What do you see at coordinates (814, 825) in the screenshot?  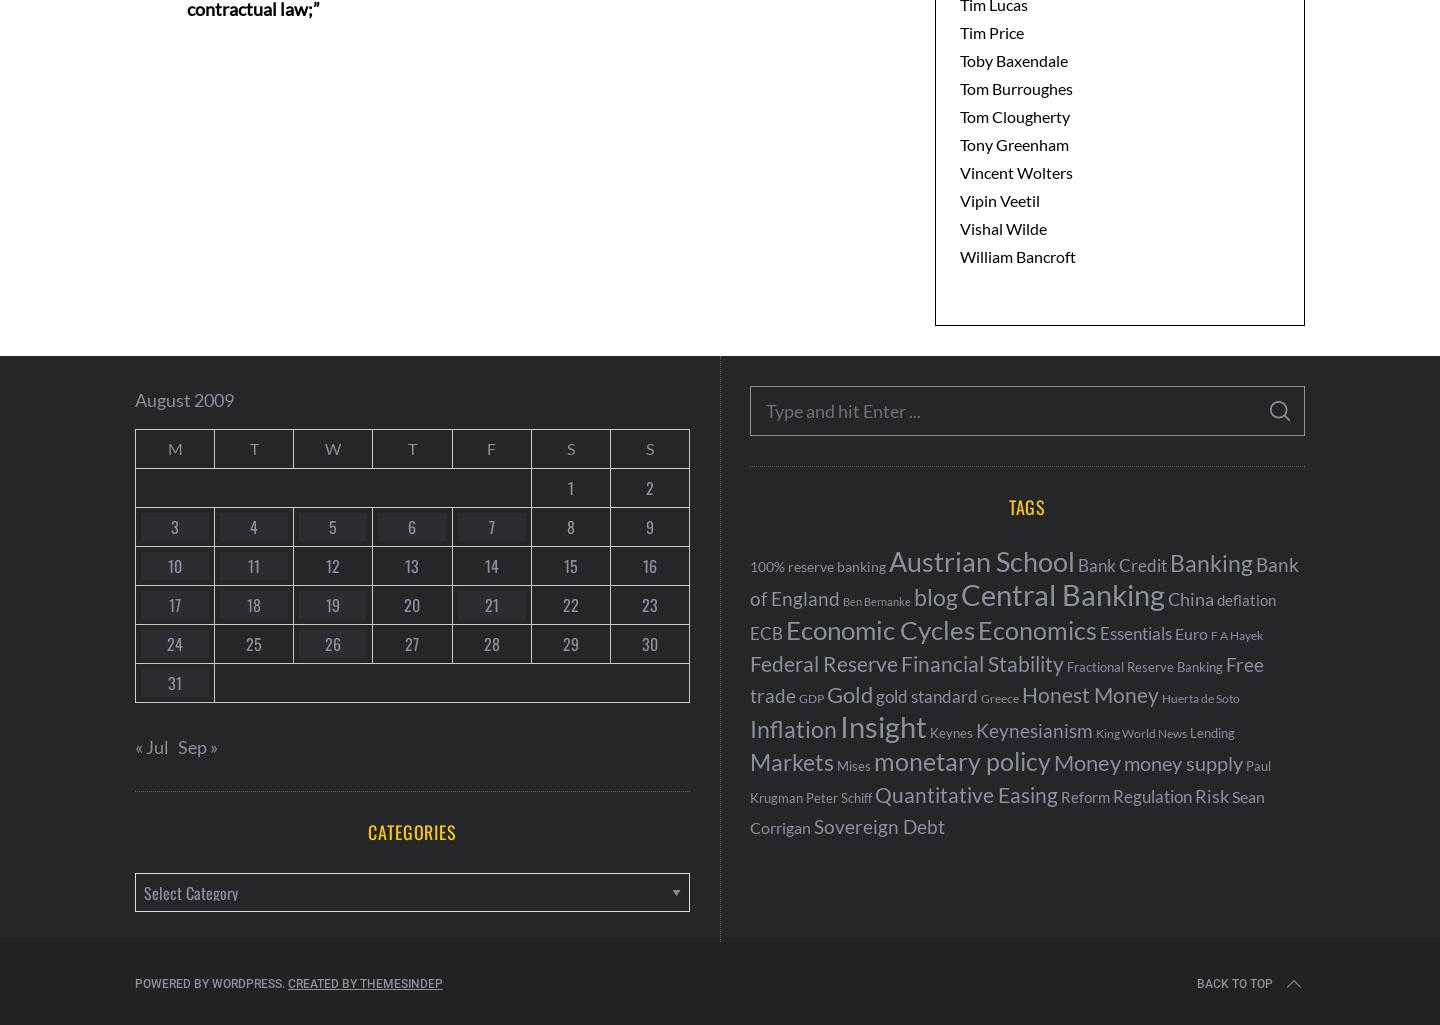 I see `'Sovereign Debt'` at bounding box center [814, 825].